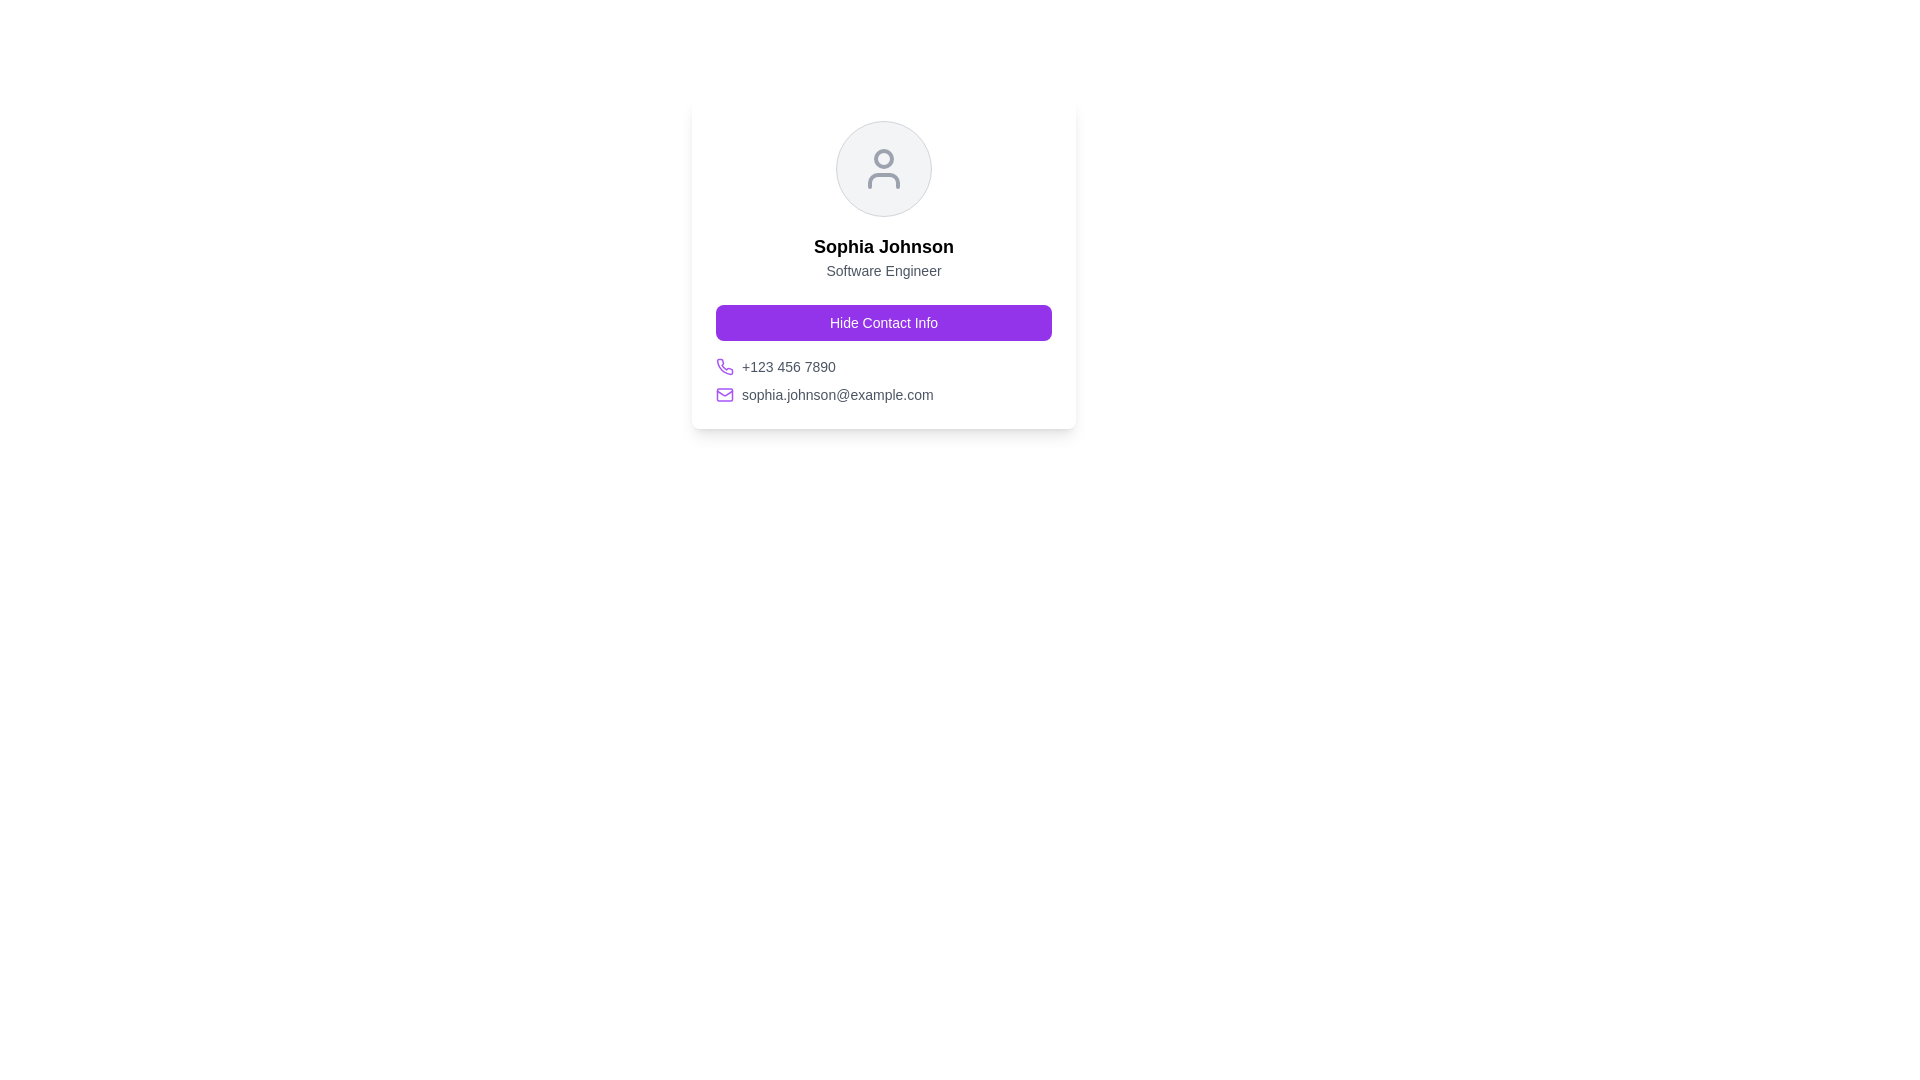  What do you see at coordinates (723, 366) in the screenshot?
I see `the phone icon located to the left of the contact number '+123 456 7890' in the contact details section` at bounding box center [723, 366].